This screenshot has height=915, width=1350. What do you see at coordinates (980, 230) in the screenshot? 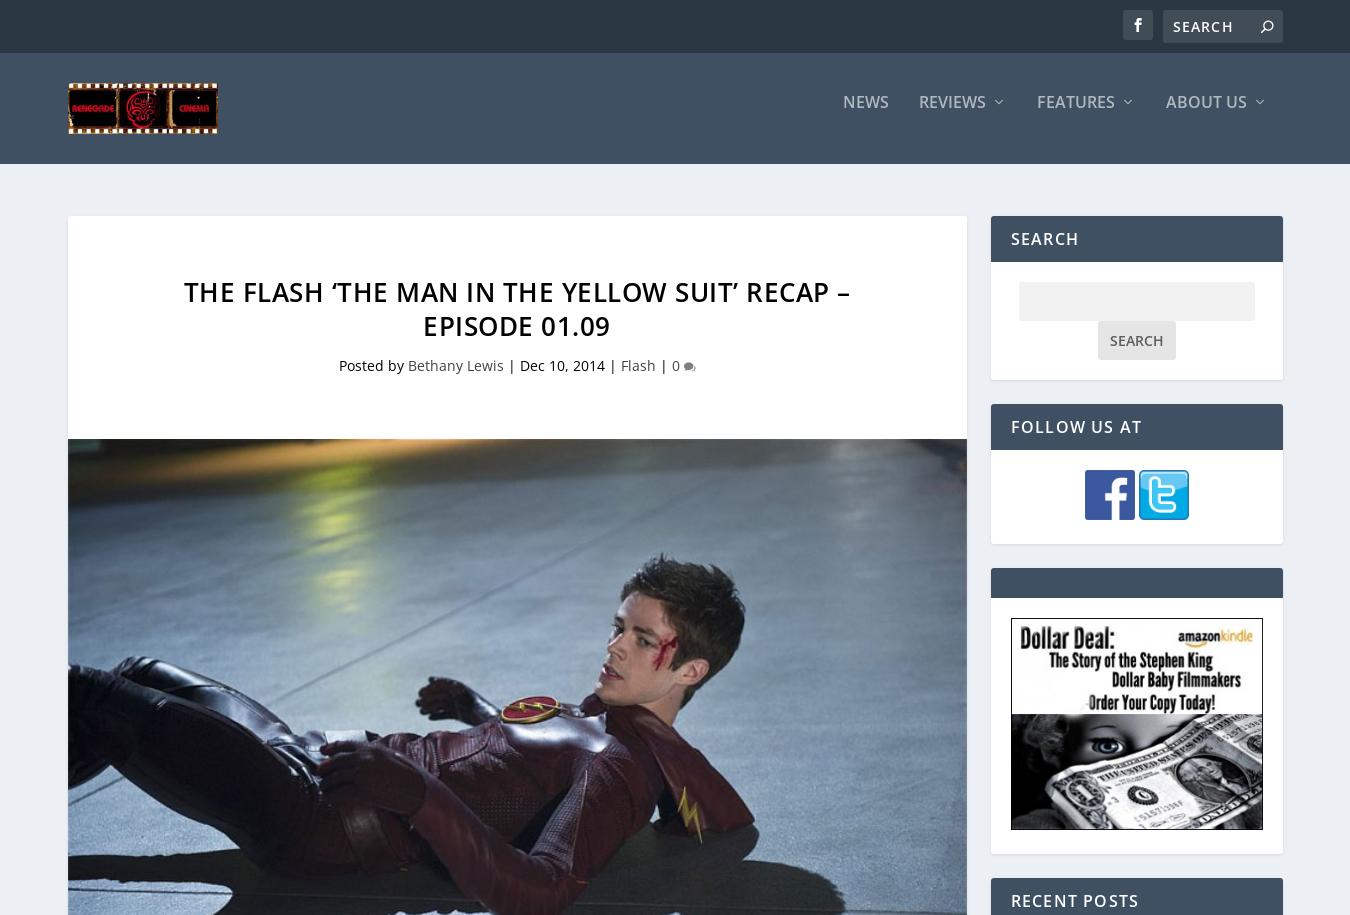
I see `'Movie Reviews'` at bounding box center [980, 230].